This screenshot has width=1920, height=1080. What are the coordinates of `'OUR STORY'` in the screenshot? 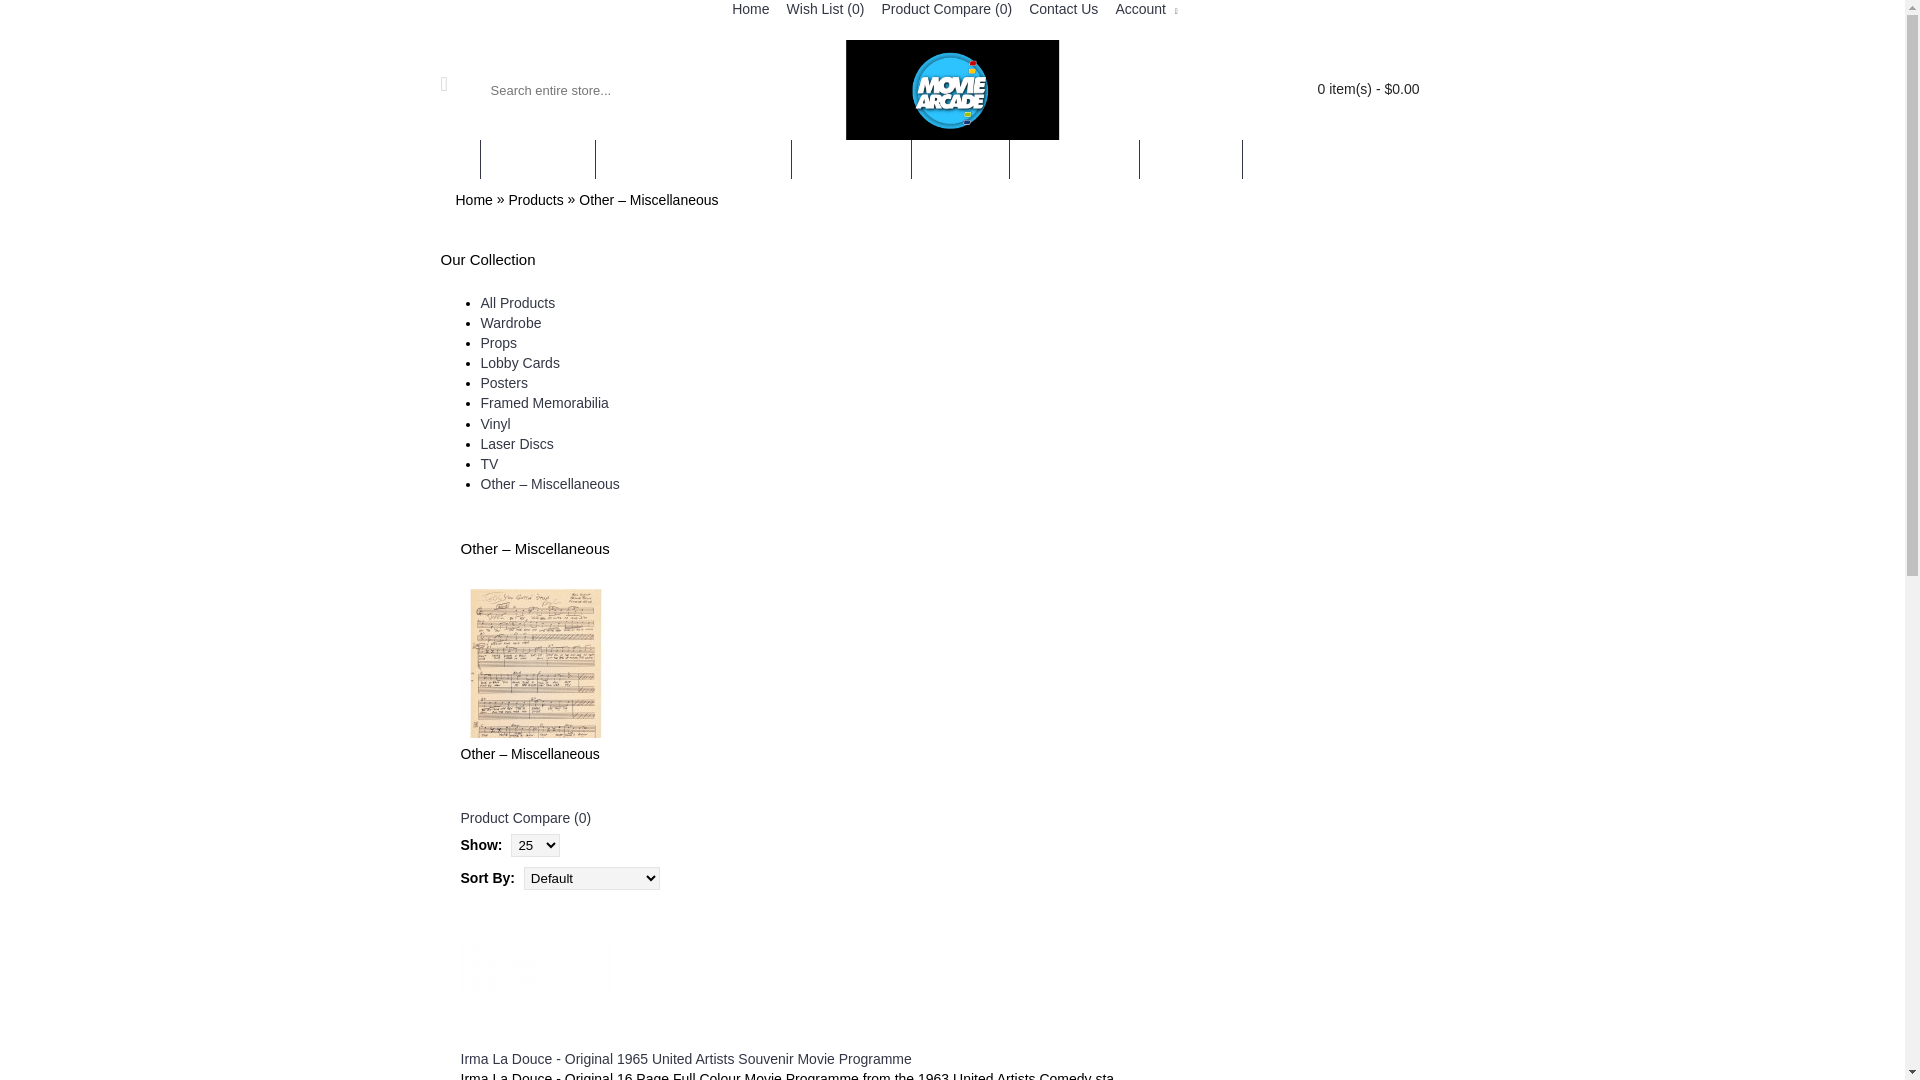 It's located at (851, 158).